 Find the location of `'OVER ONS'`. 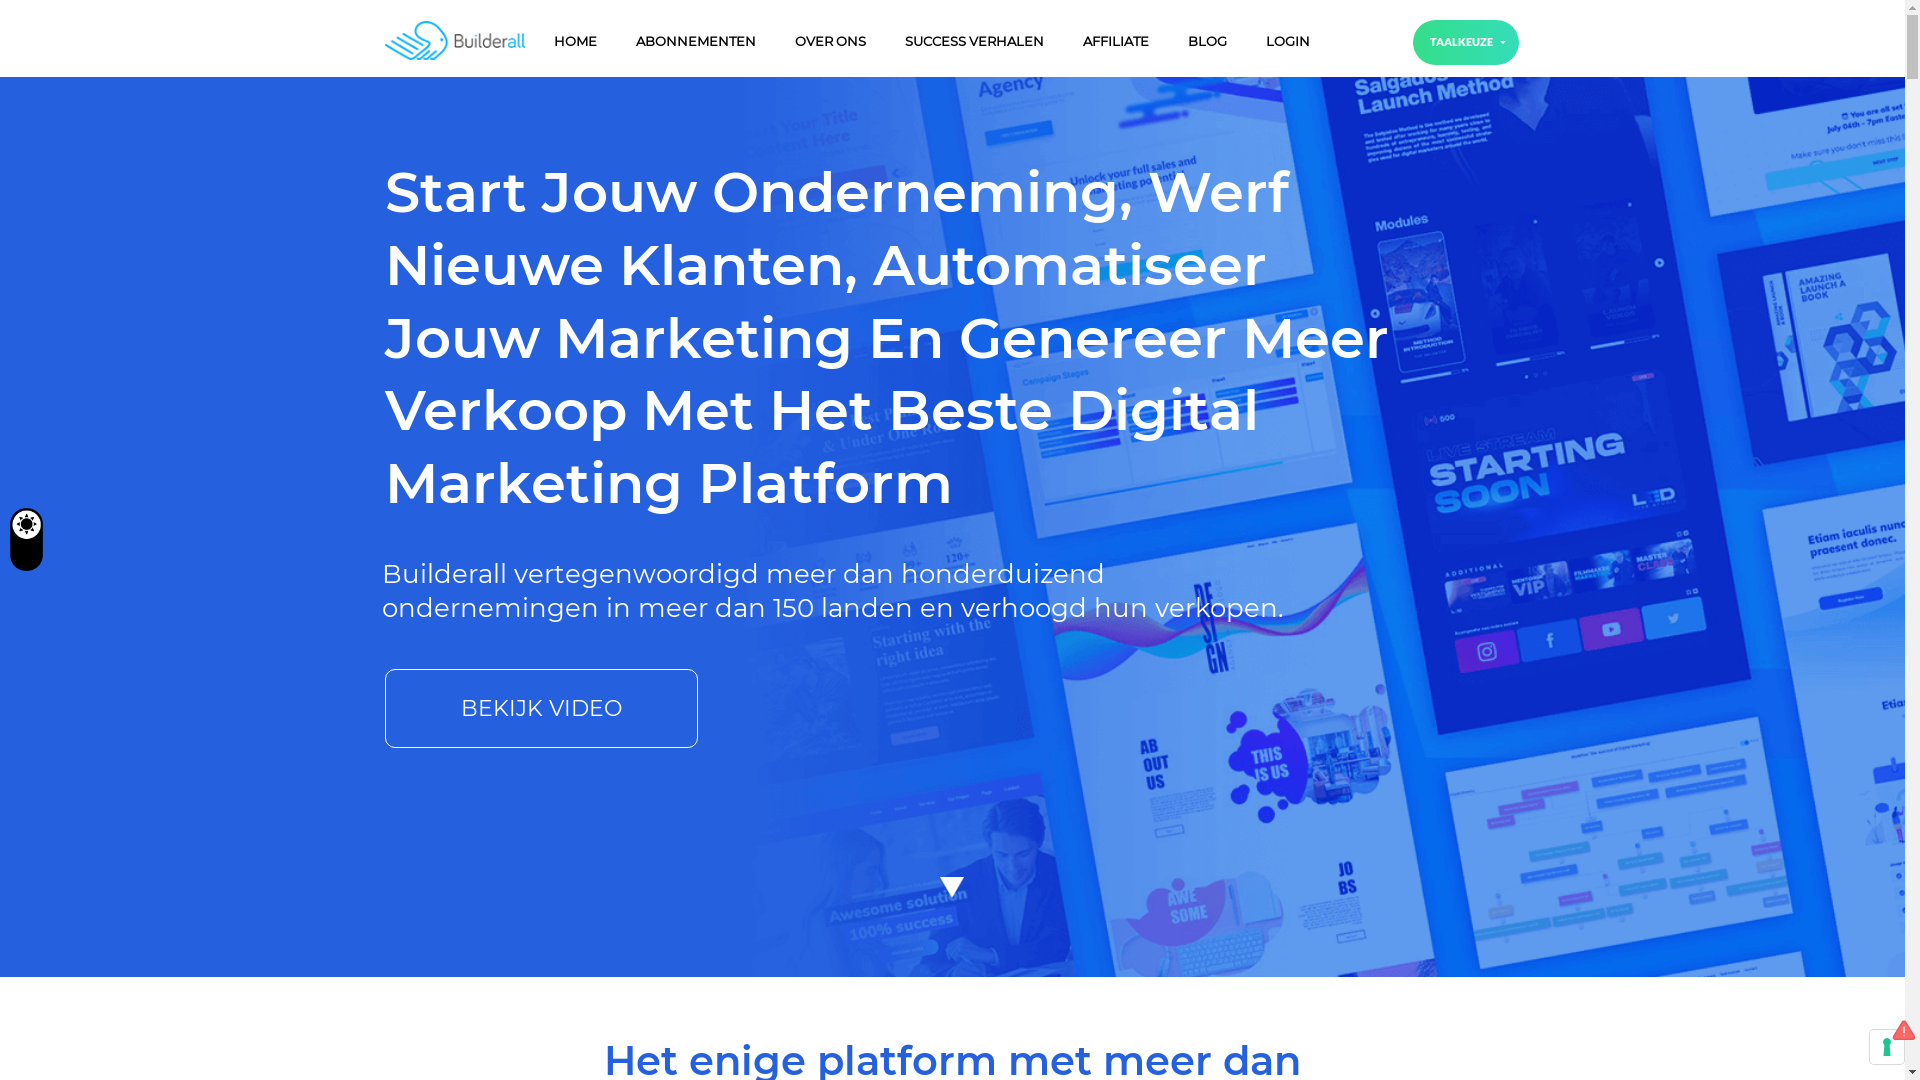

'OVER ONS' is located at coordinates (830, 41).